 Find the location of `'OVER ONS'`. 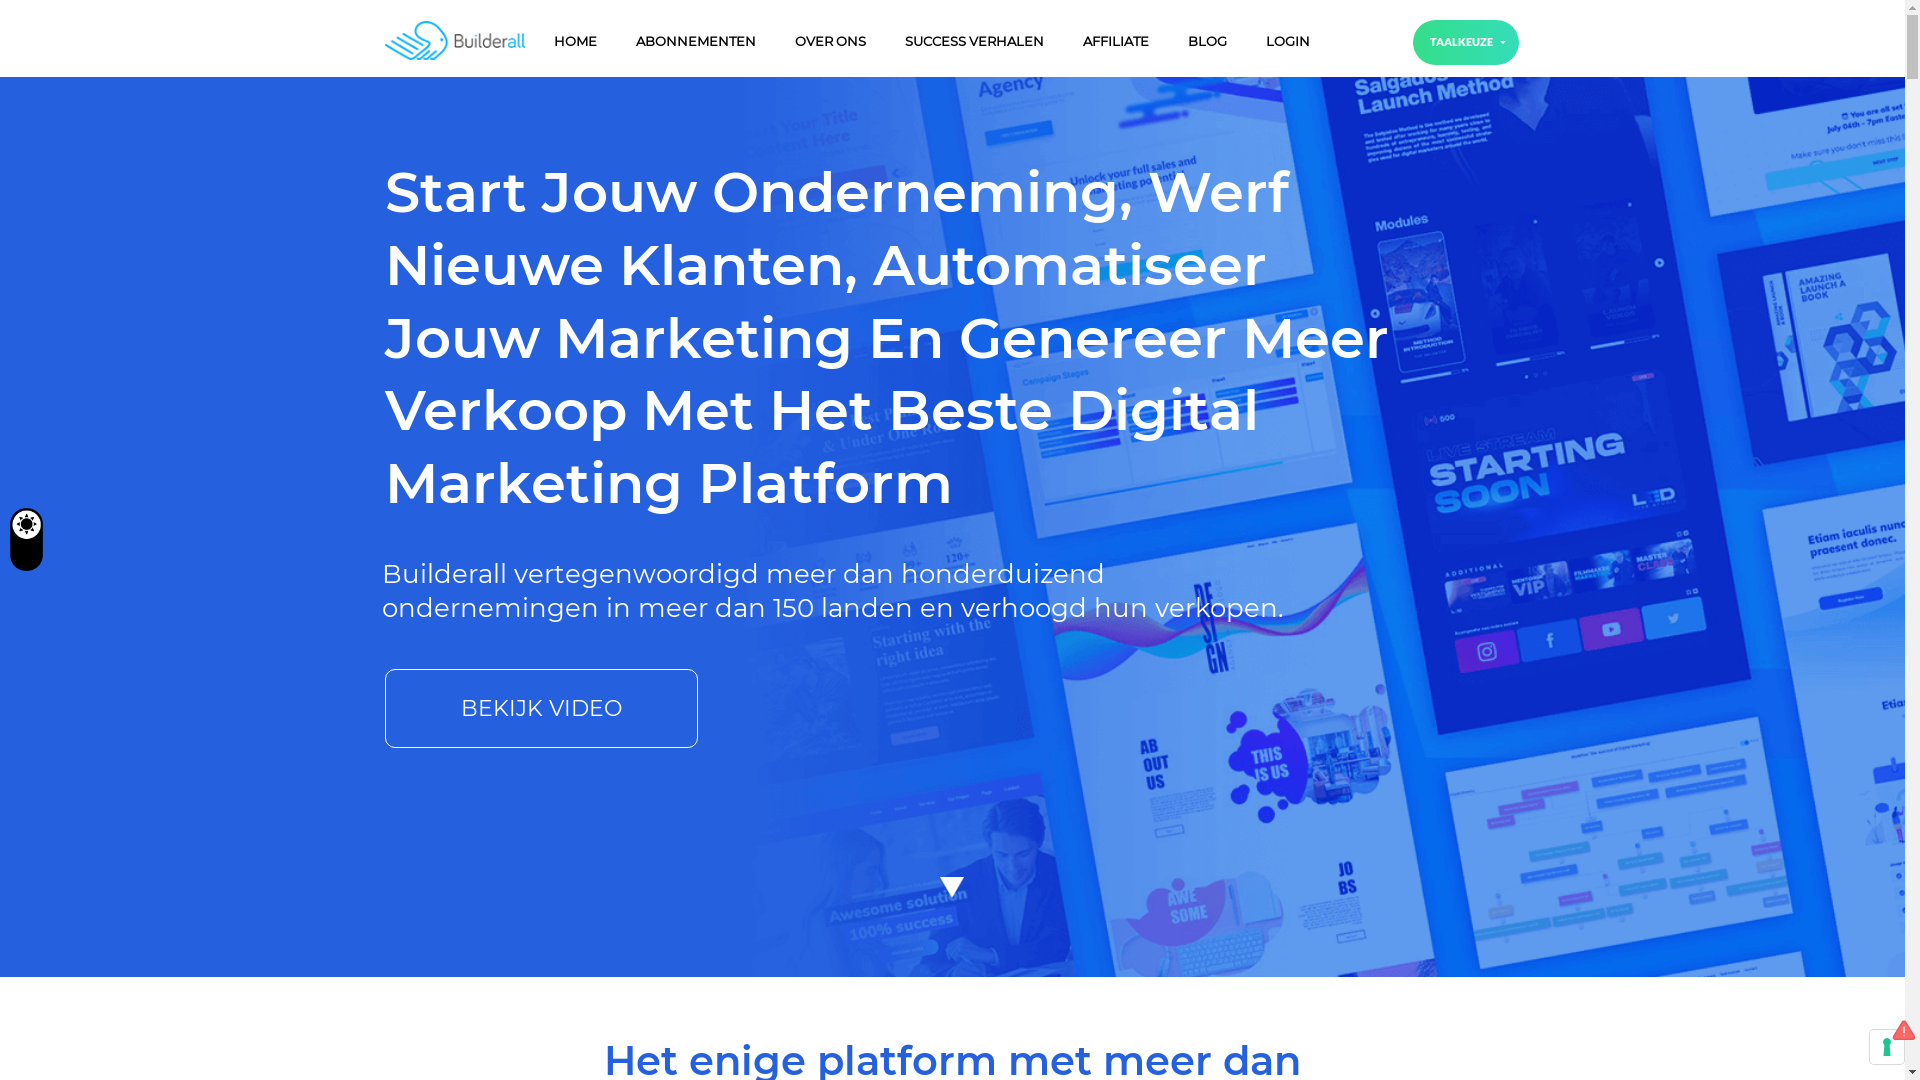

'OVER ONS' is located at coordinates (830, 41).